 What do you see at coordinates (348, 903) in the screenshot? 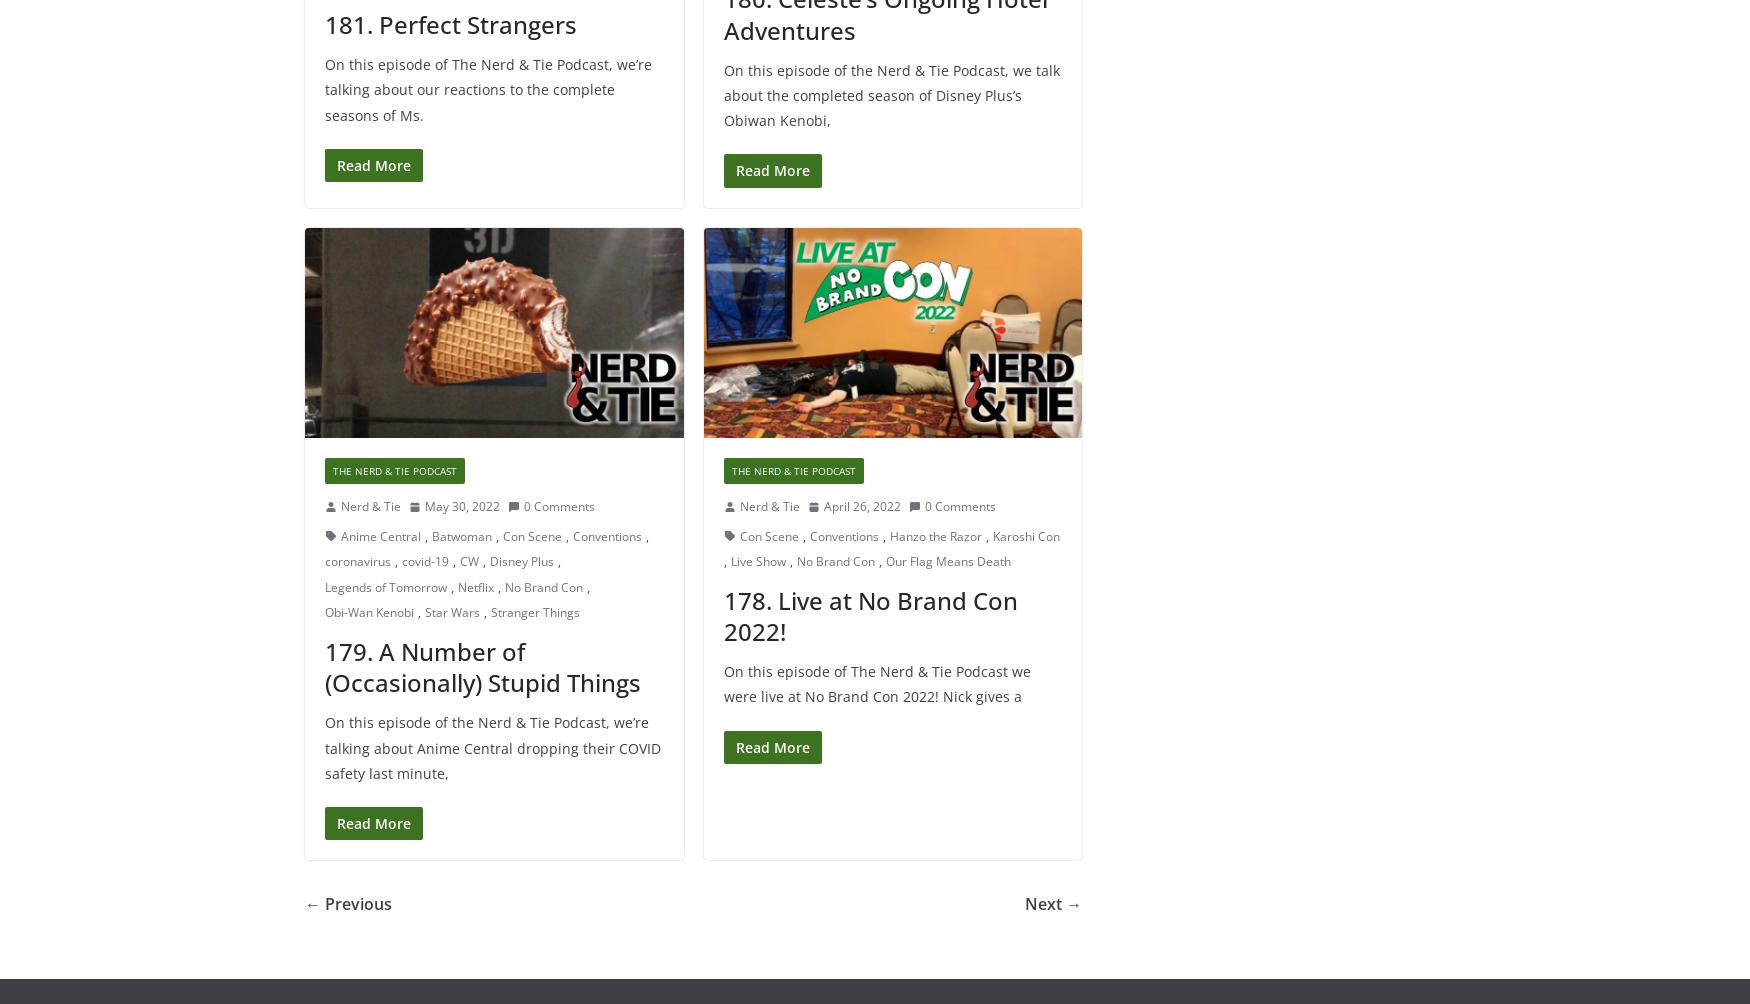
I see `'← Previous'` at bounding box center [348, 903].